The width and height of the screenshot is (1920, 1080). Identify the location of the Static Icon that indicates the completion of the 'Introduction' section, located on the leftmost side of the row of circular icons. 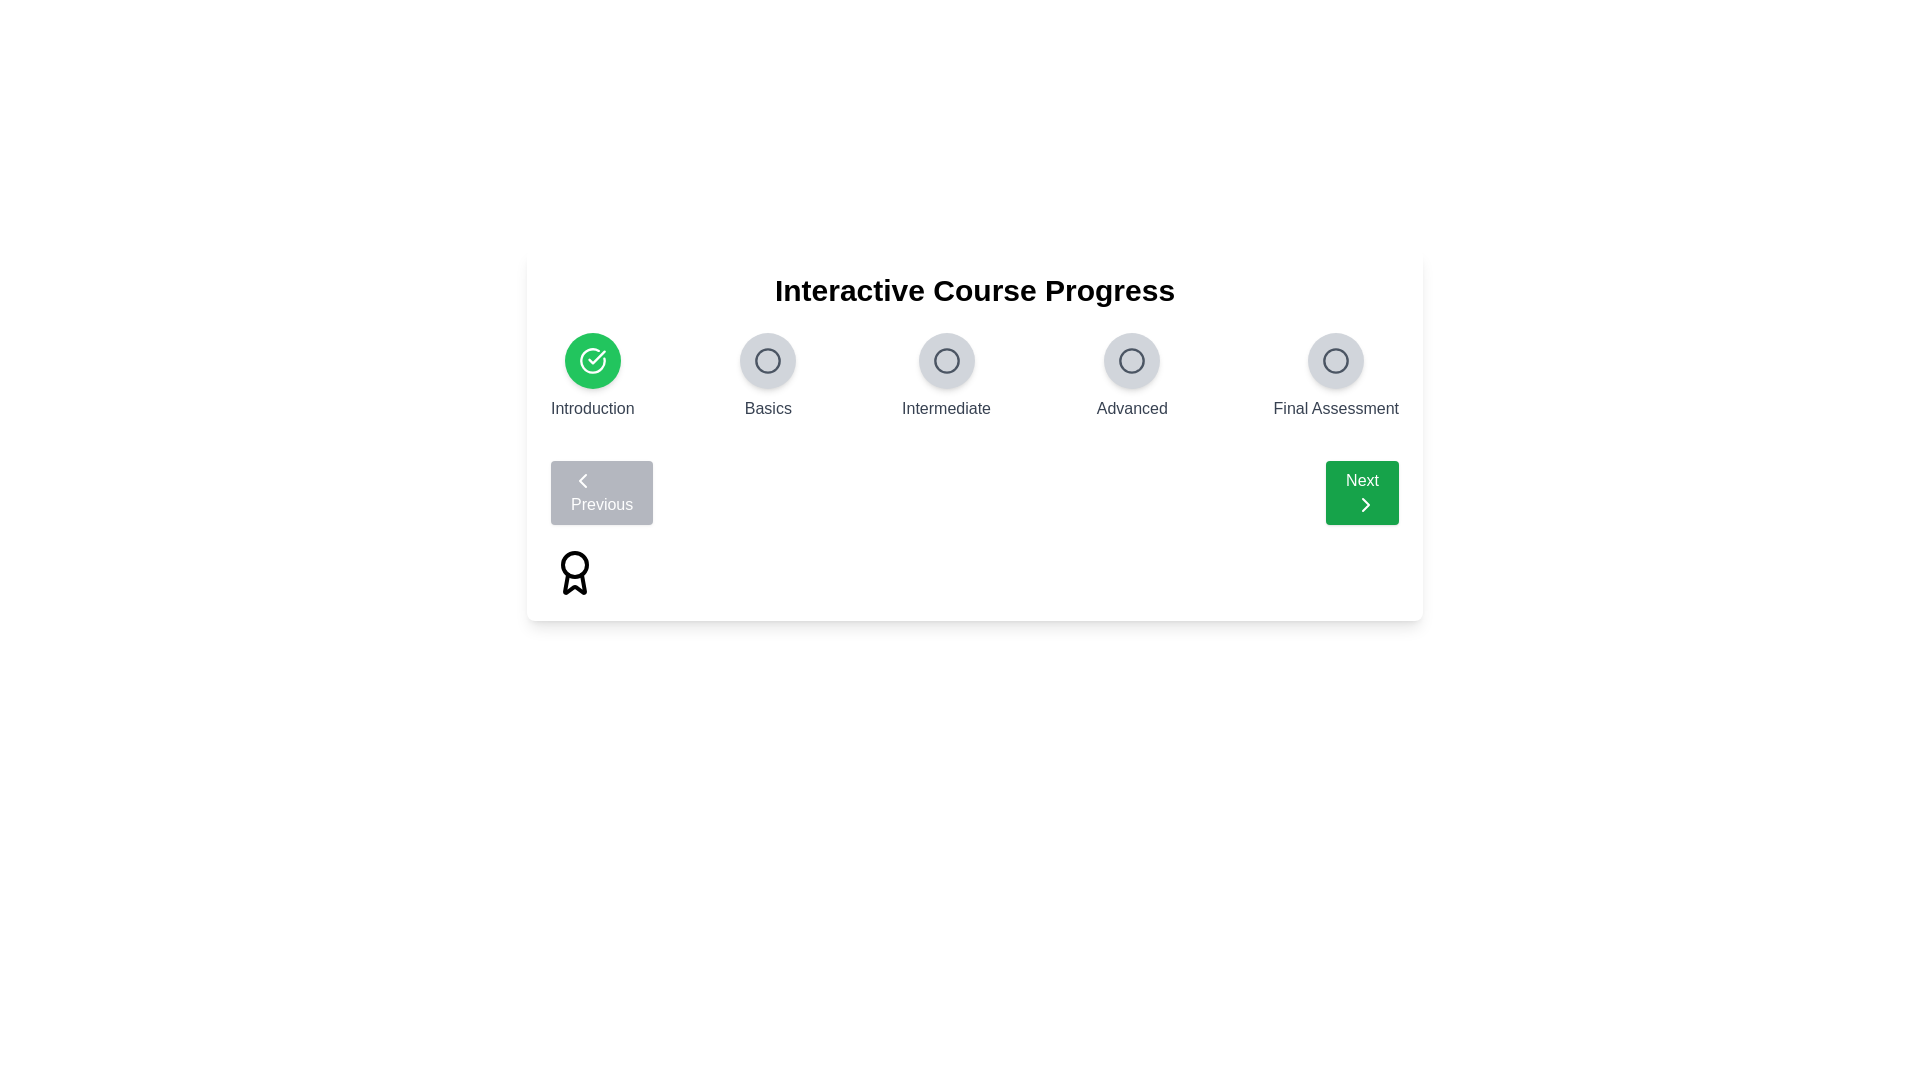
(591, 361).